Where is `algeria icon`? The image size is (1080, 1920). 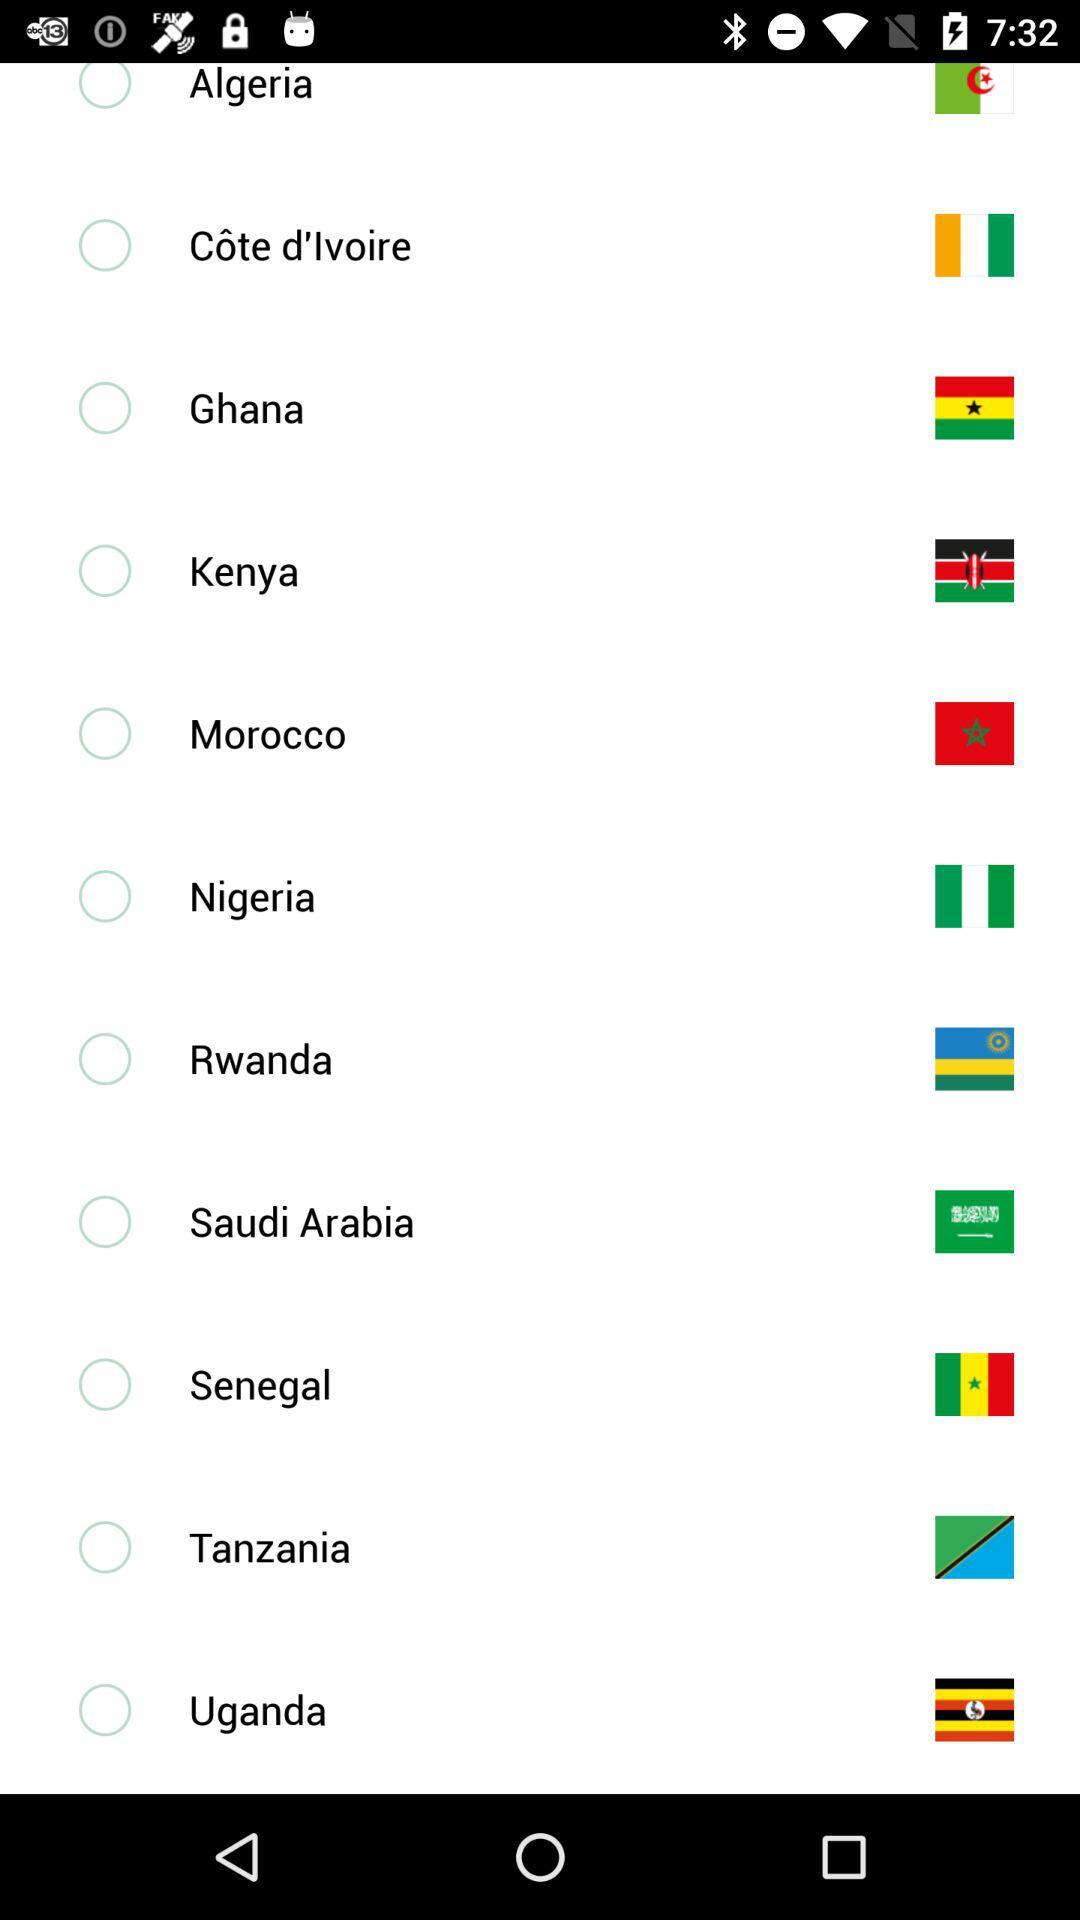 algeria icon is located at coordinates (528, 84).